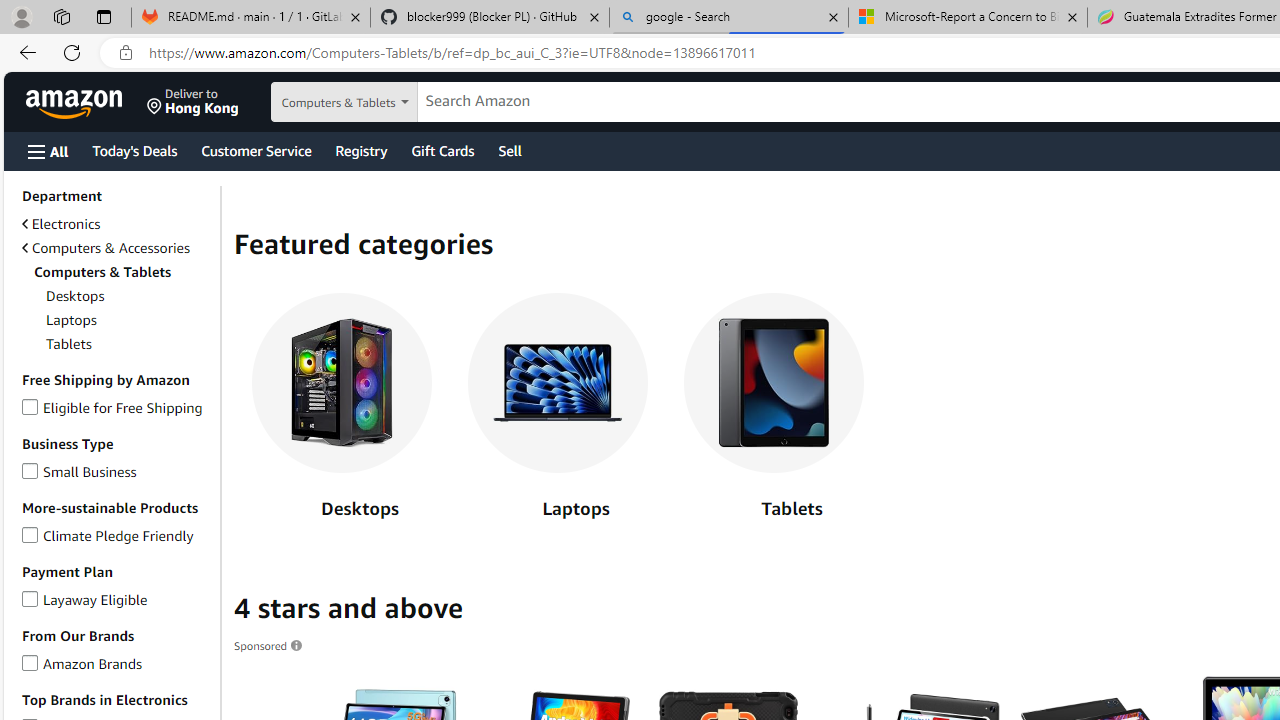  What do you see at coordinates (84, 598) in the screenshot?
I see `'Layaway Eligible Layaway Eligible'` at bounding box center [84, 598].